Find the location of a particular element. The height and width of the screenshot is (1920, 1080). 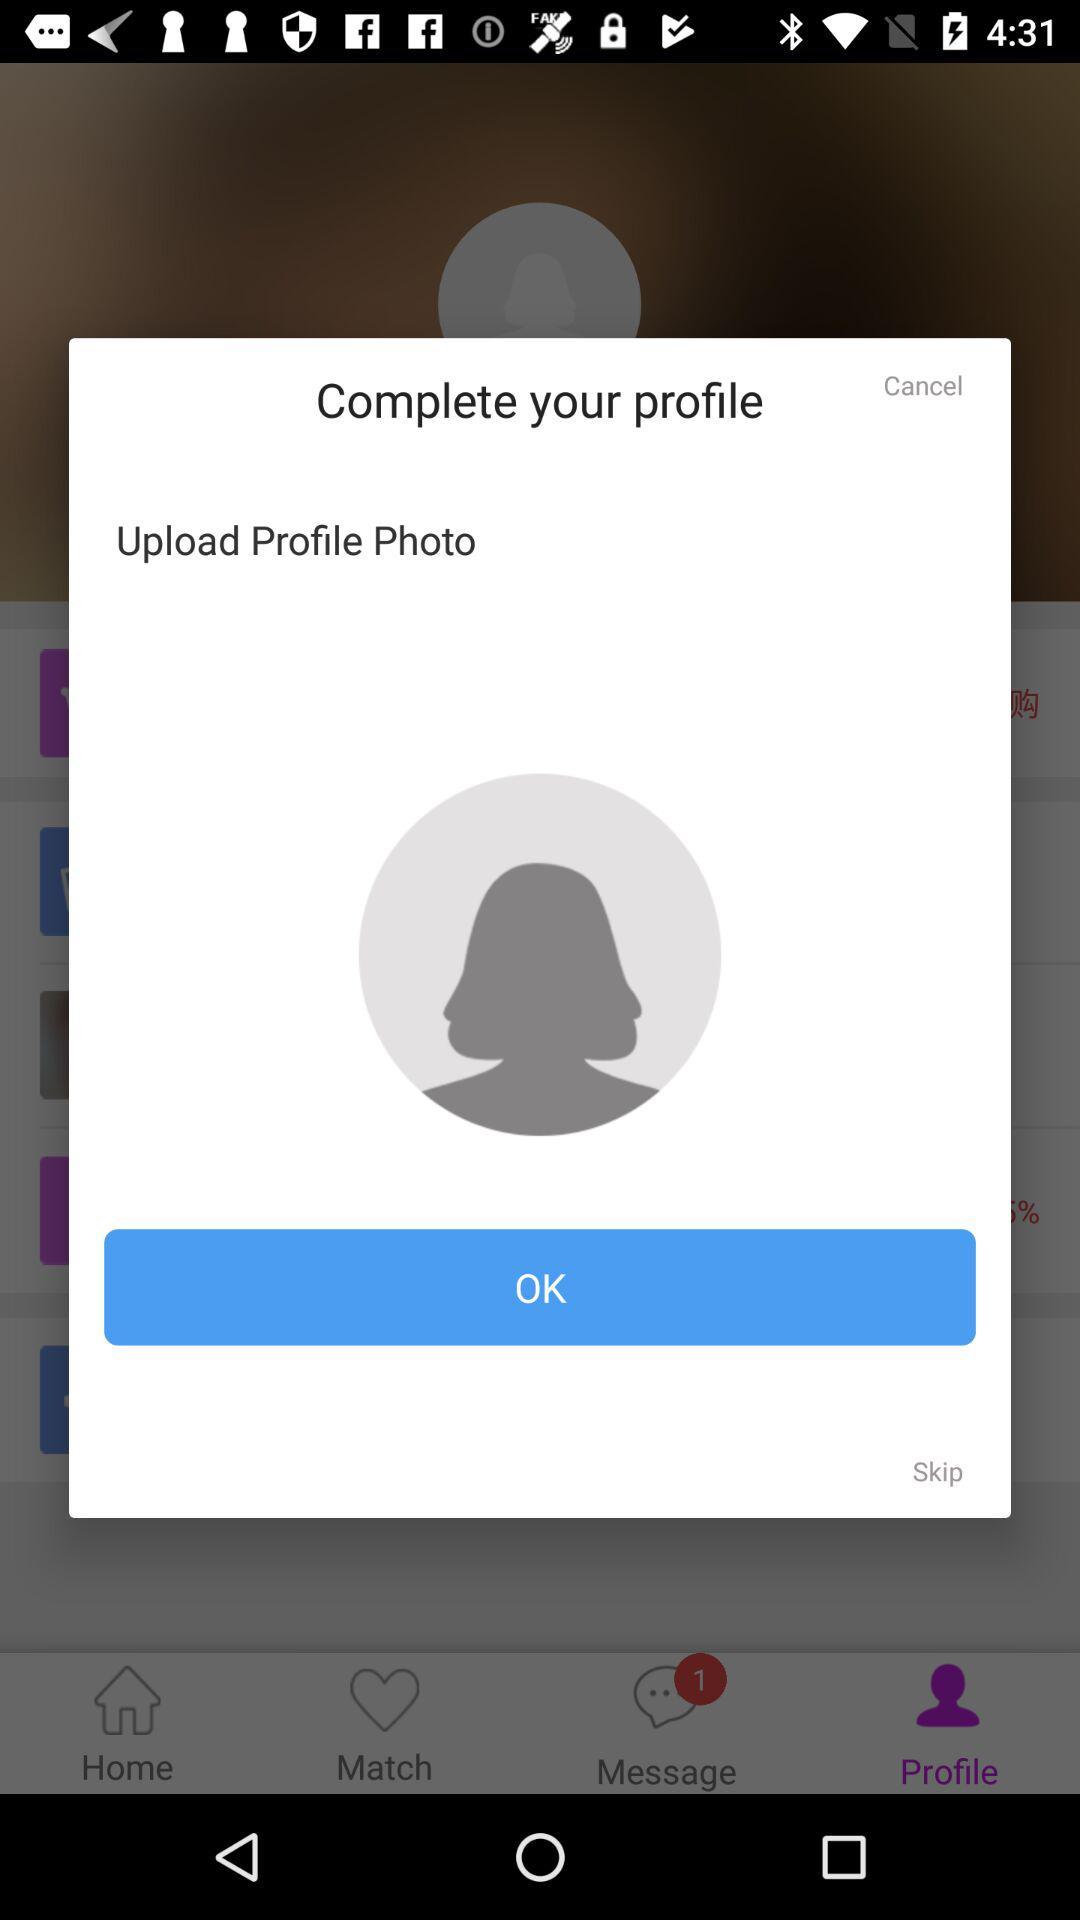

the item at the bottom is located at coordinates (540, 1287).